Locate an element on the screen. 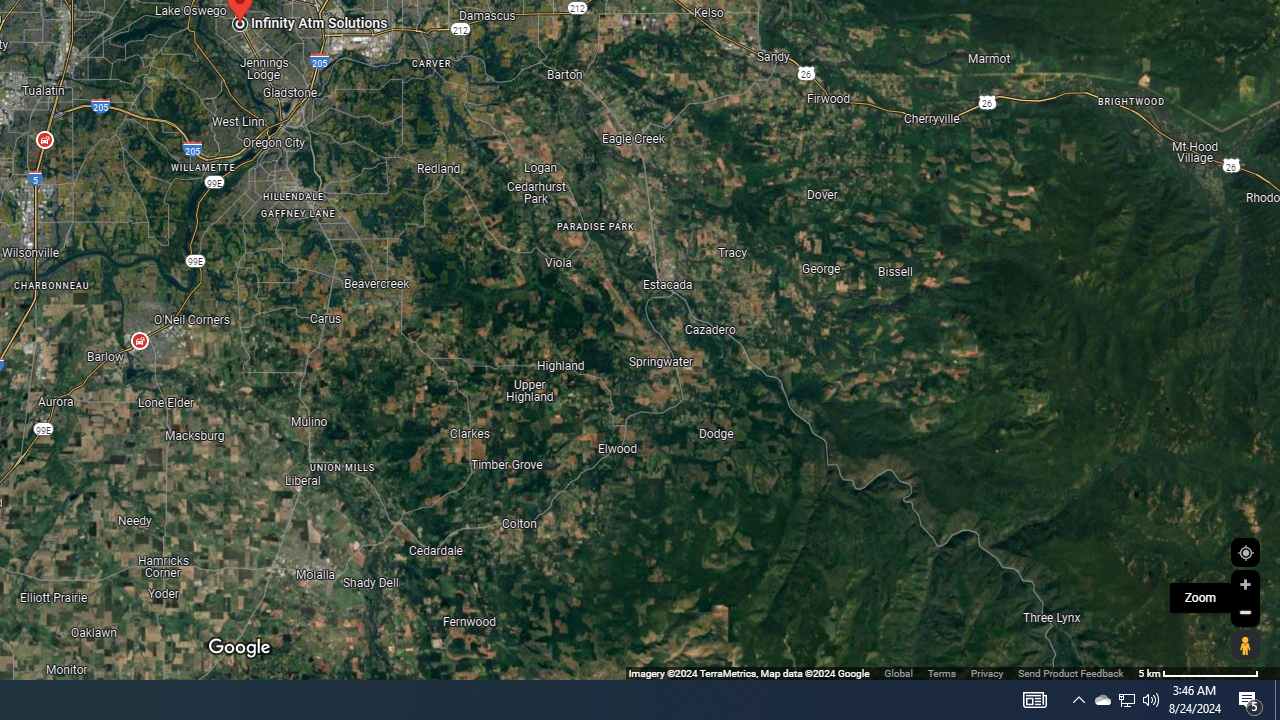  'Zoom in' is located at coordinates (1244, 584).